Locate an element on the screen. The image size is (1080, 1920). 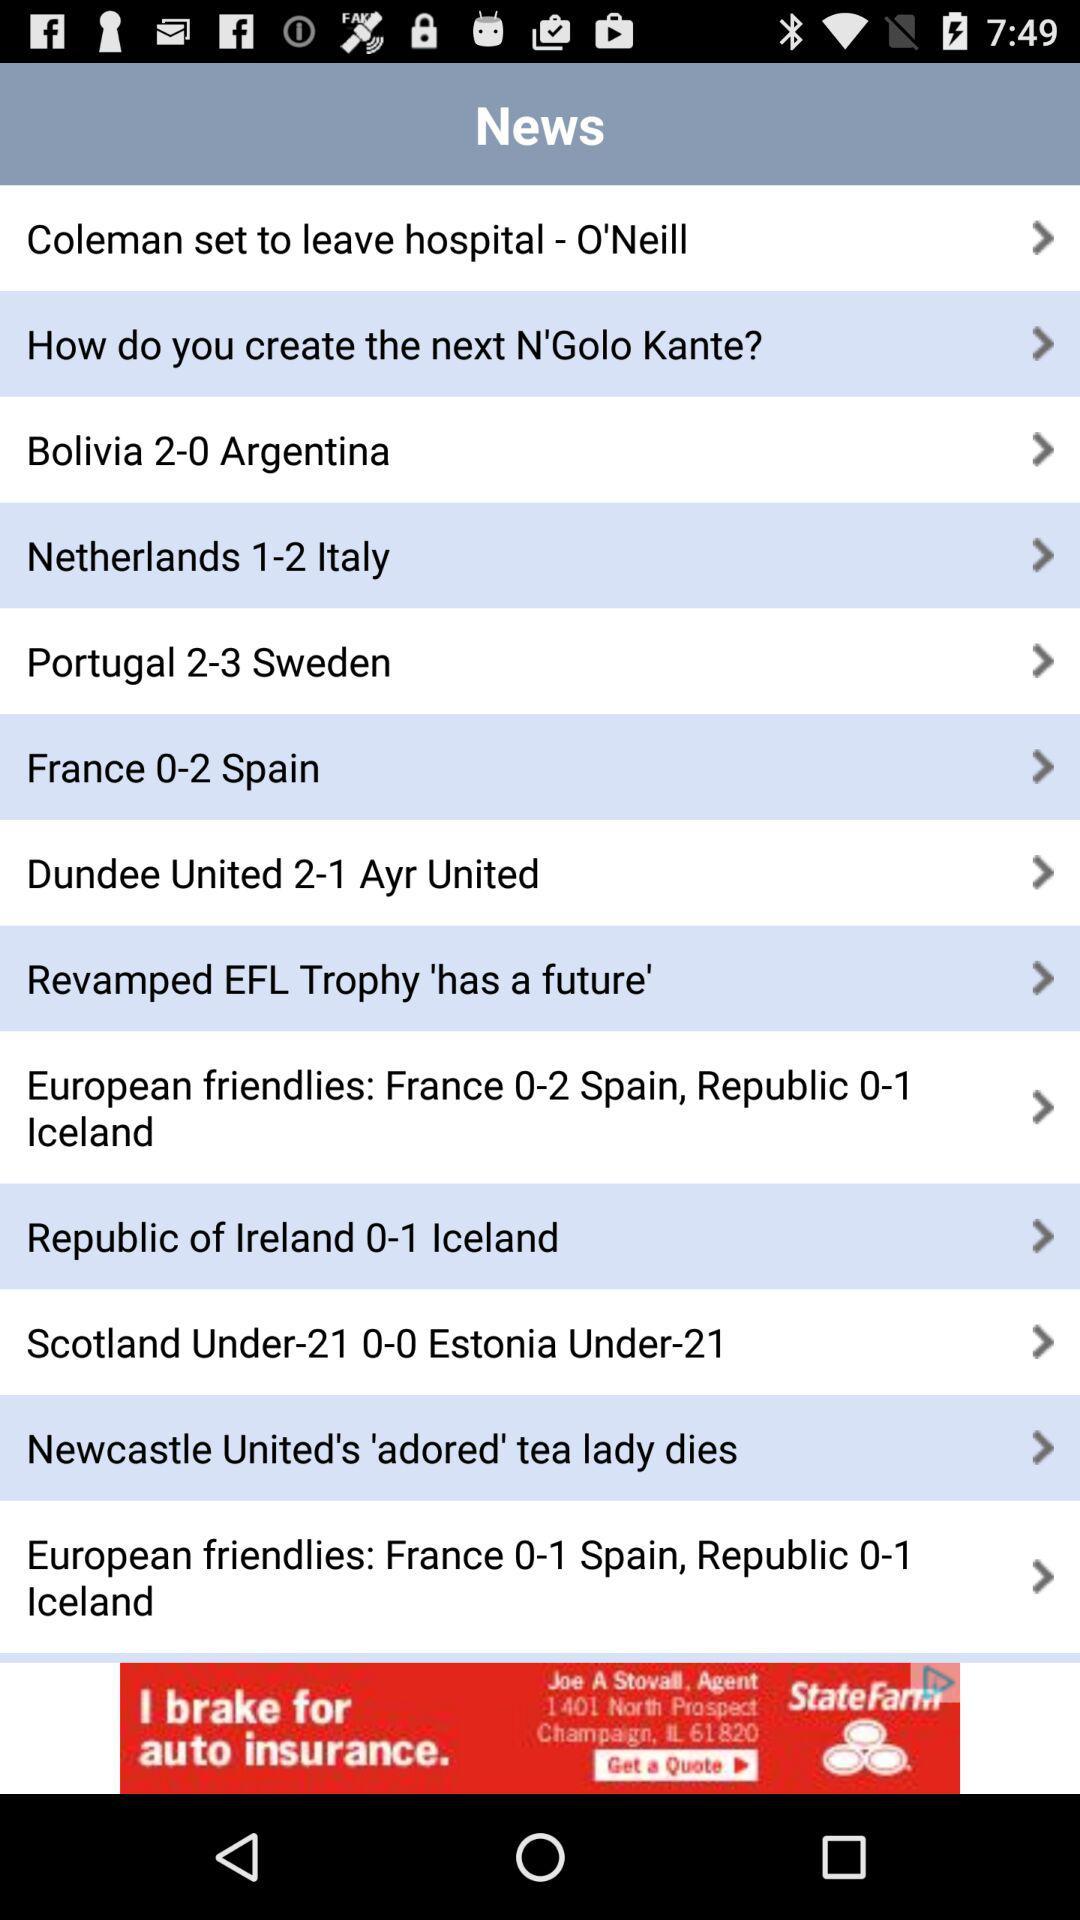
advertisement page is located at coordinates (540, 1727).